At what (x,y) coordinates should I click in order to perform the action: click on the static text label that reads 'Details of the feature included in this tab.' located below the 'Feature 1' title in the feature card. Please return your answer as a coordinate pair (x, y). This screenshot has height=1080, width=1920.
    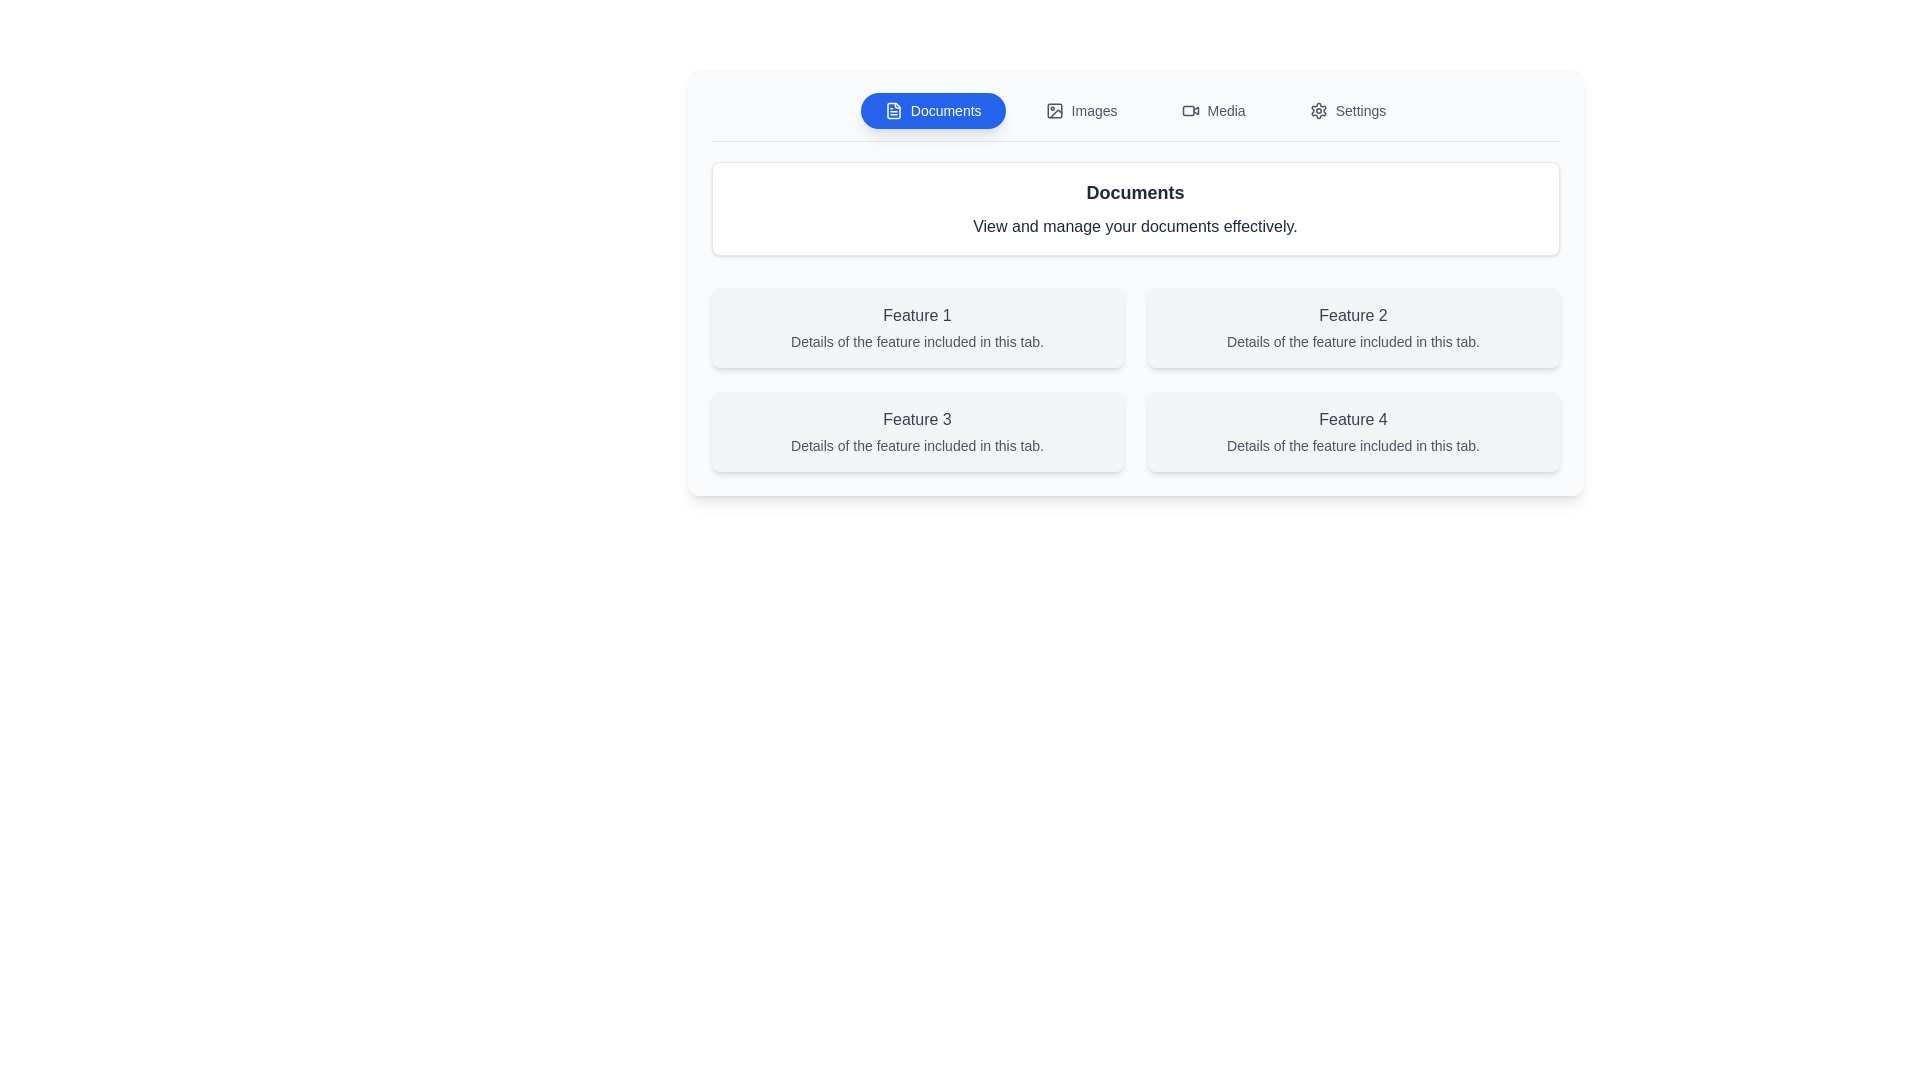
    Looking at the image, I should click on (916, 341).